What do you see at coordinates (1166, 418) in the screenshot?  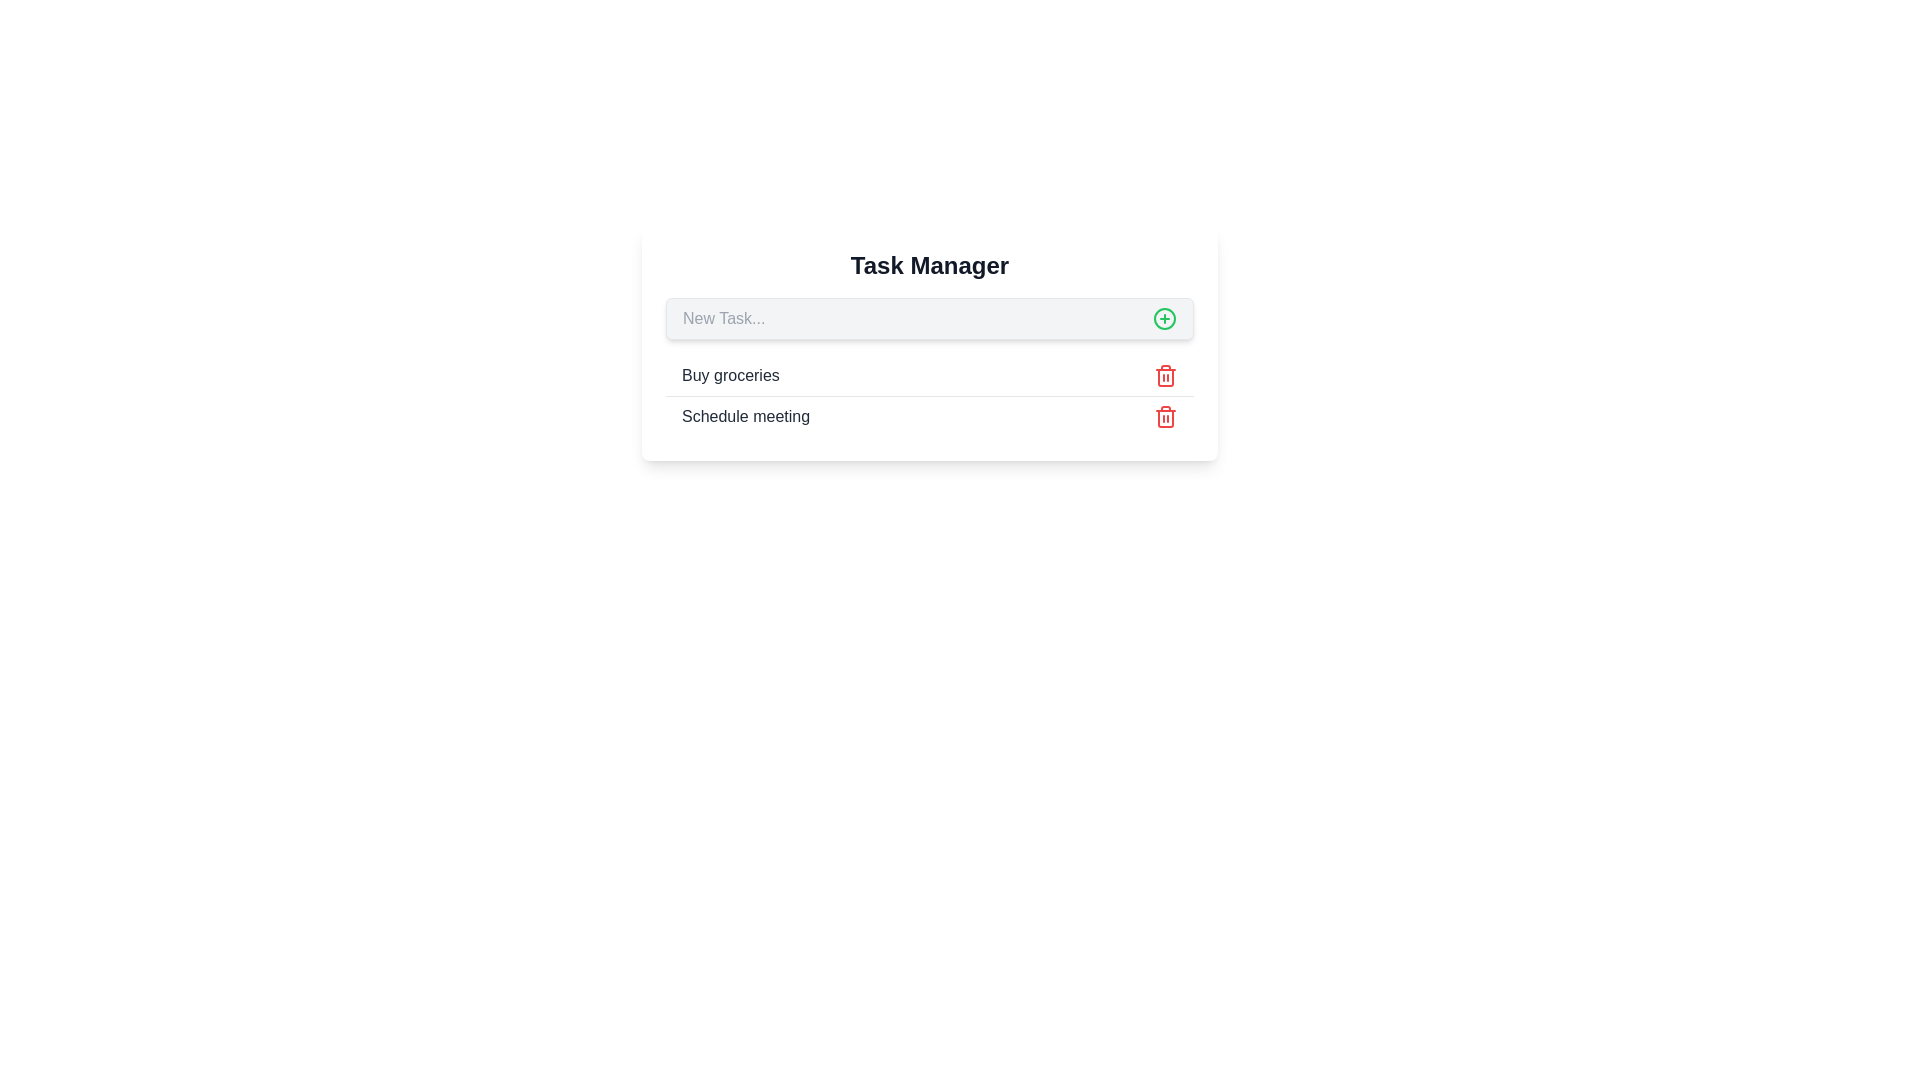 I see `the body outline of the trash bin icon, which is located at the bottom center of the trash icon next to the 'Schedule meeting' task entry` at bounding box center [1166, 418].